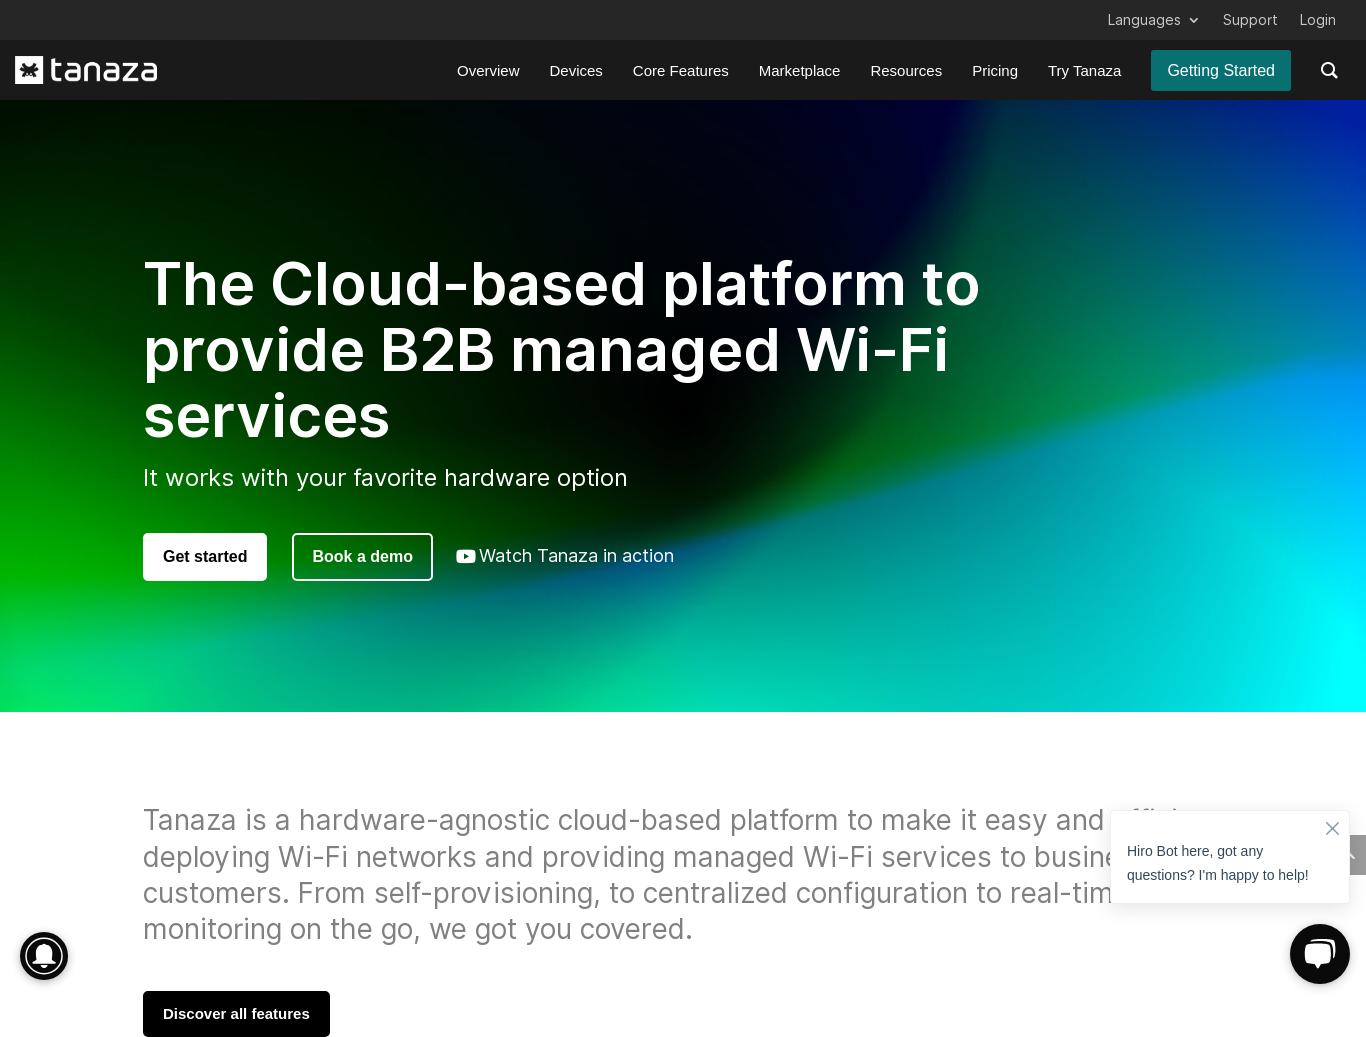 This screenshot has width=1366, height=1037. Describe the element at coordinates (764, 235) in the screenshot. I see `'Interactive Demo'` at that location.